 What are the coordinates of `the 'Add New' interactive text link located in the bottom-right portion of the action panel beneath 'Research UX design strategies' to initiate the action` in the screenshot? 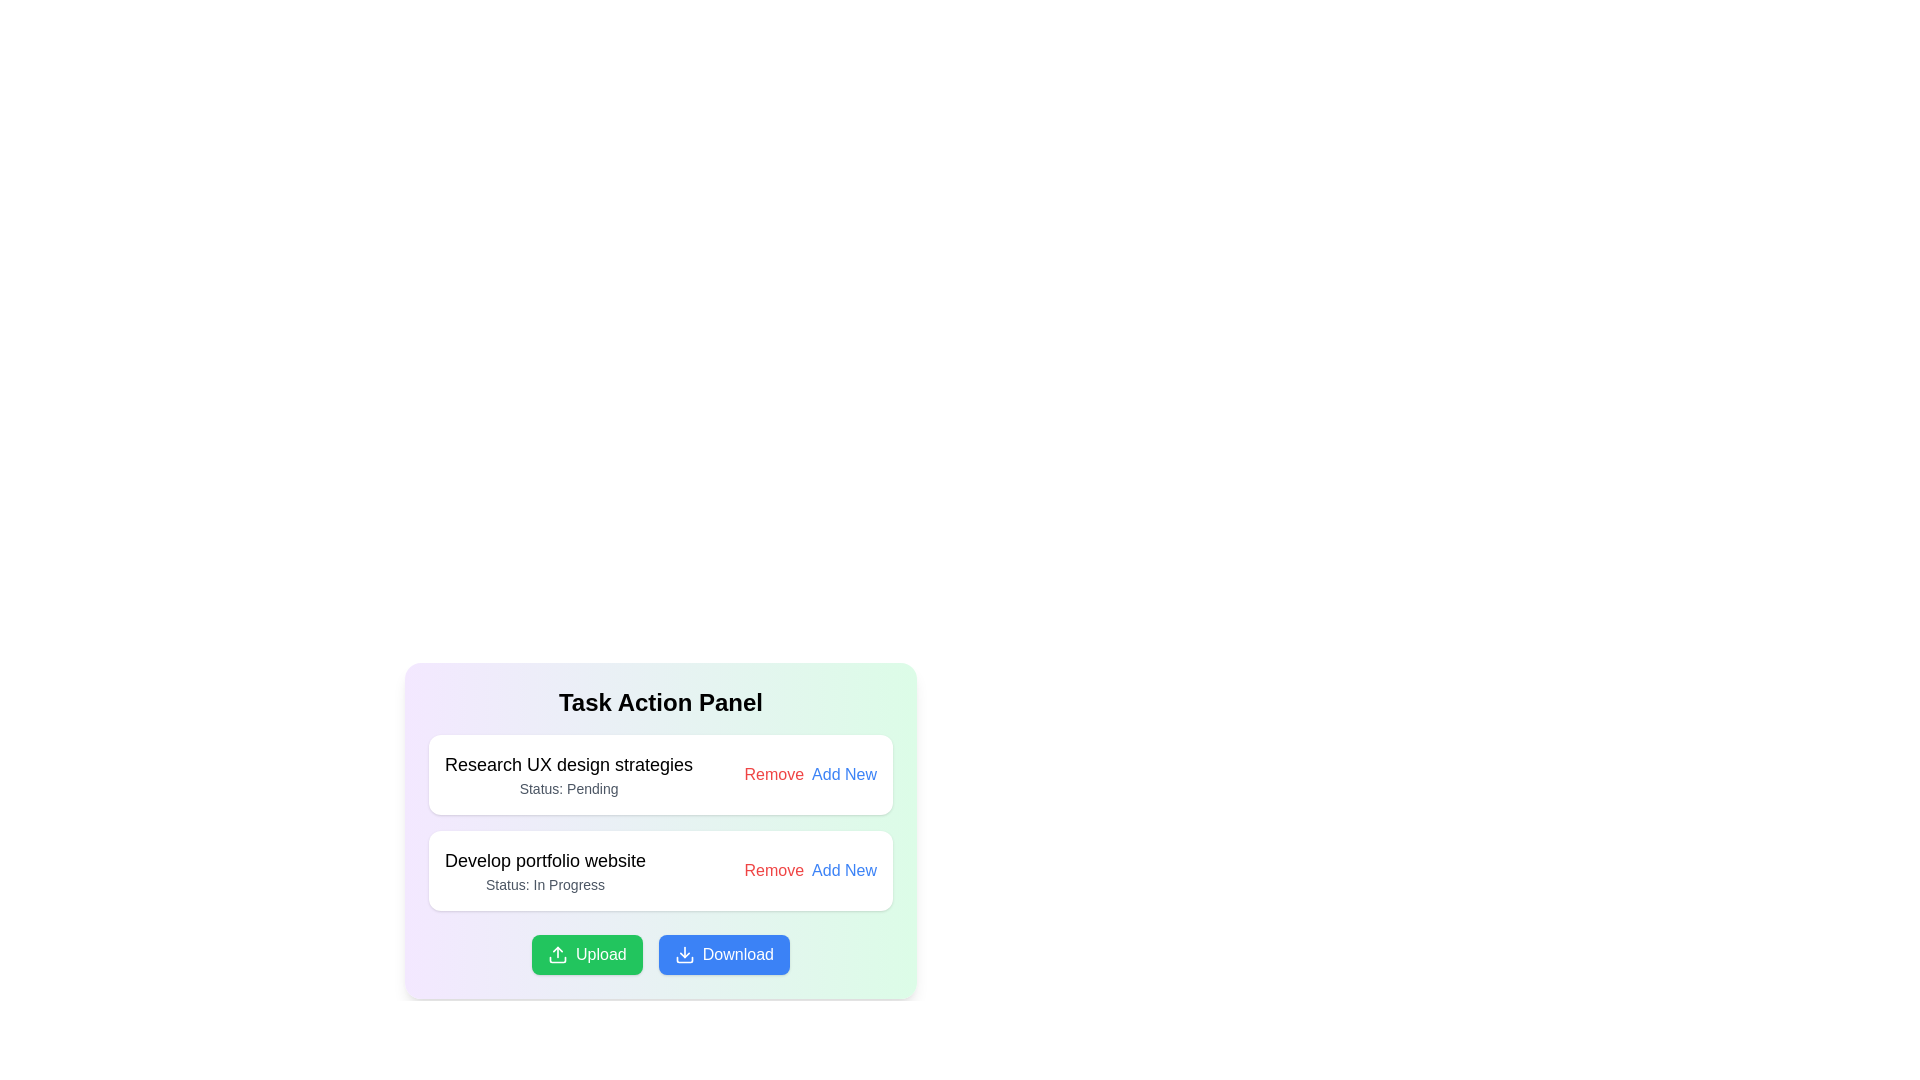 It's located at (844, 774).